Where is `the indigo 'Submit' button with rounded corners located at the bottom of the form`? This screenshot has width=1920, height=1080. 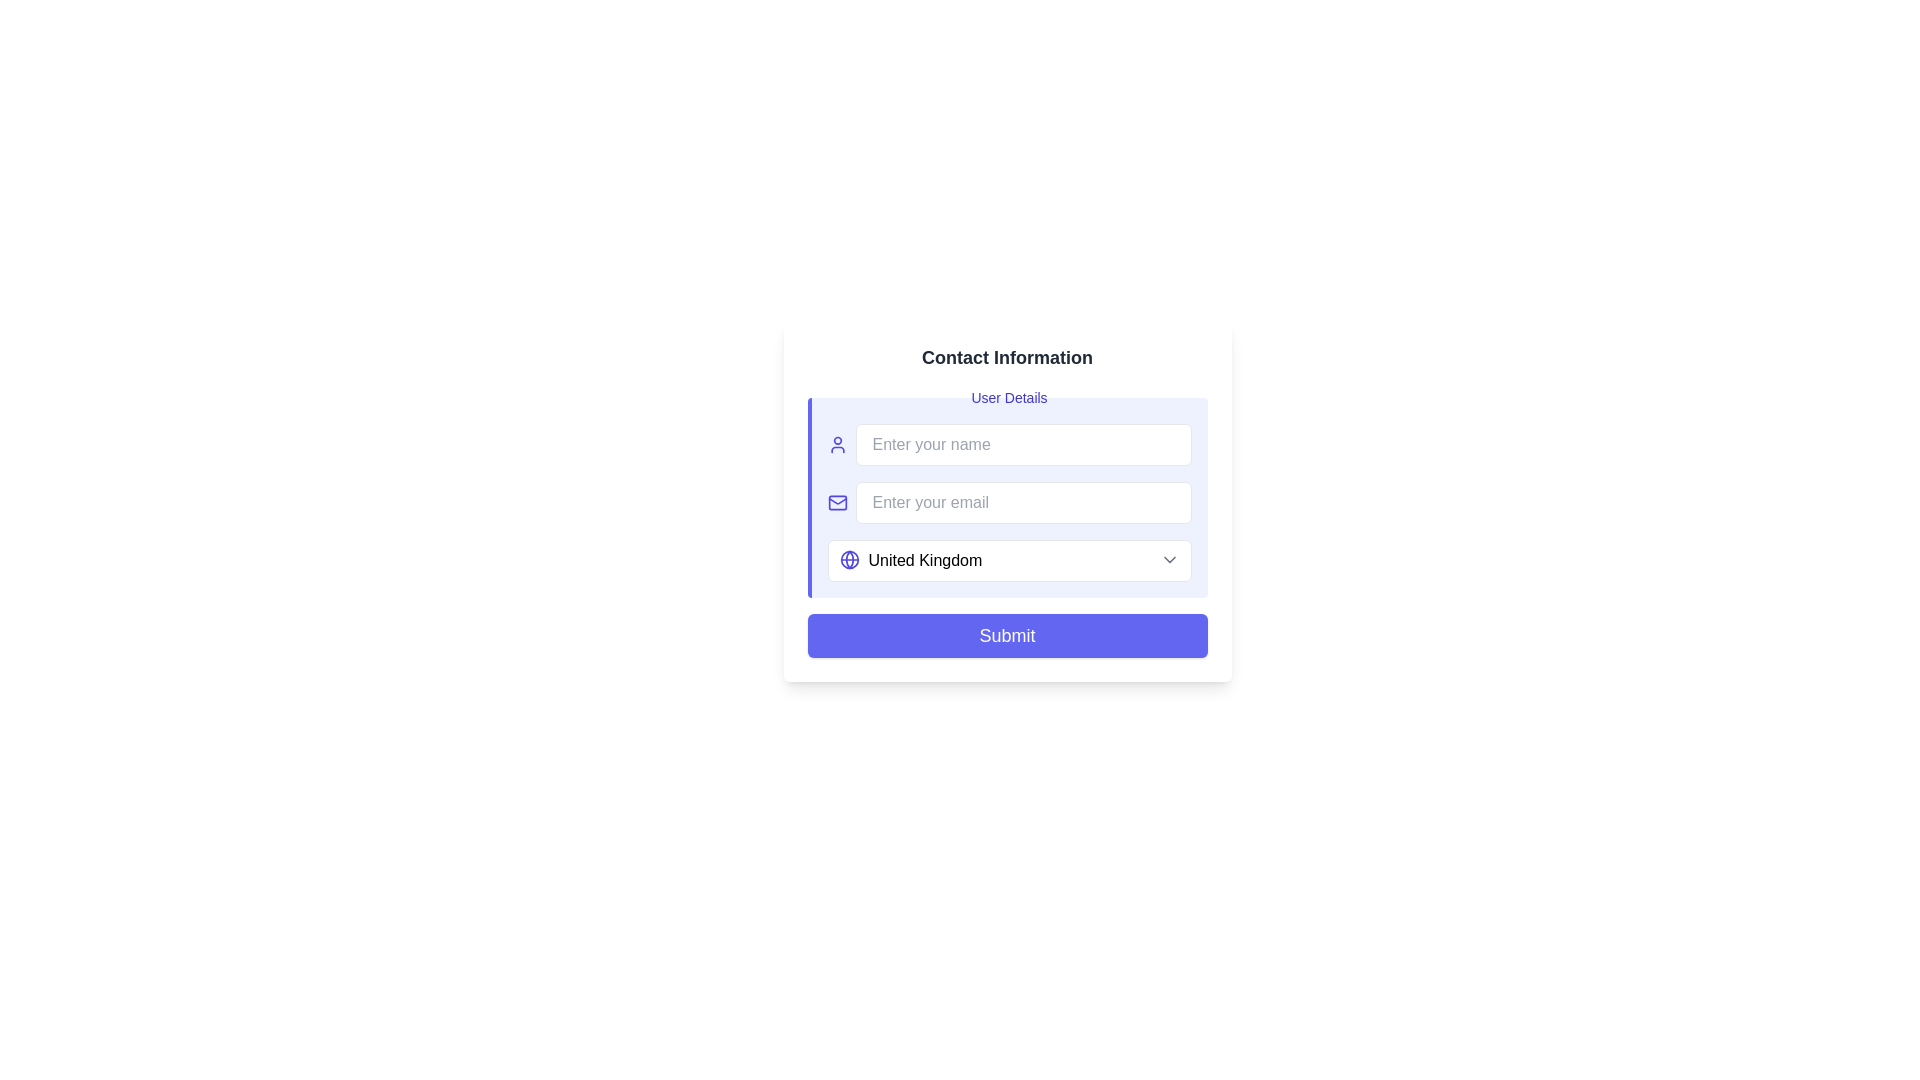 the indigo 'Submit' button with rounded corners located at the bottom of the form is located at coordinates (1007, 636).